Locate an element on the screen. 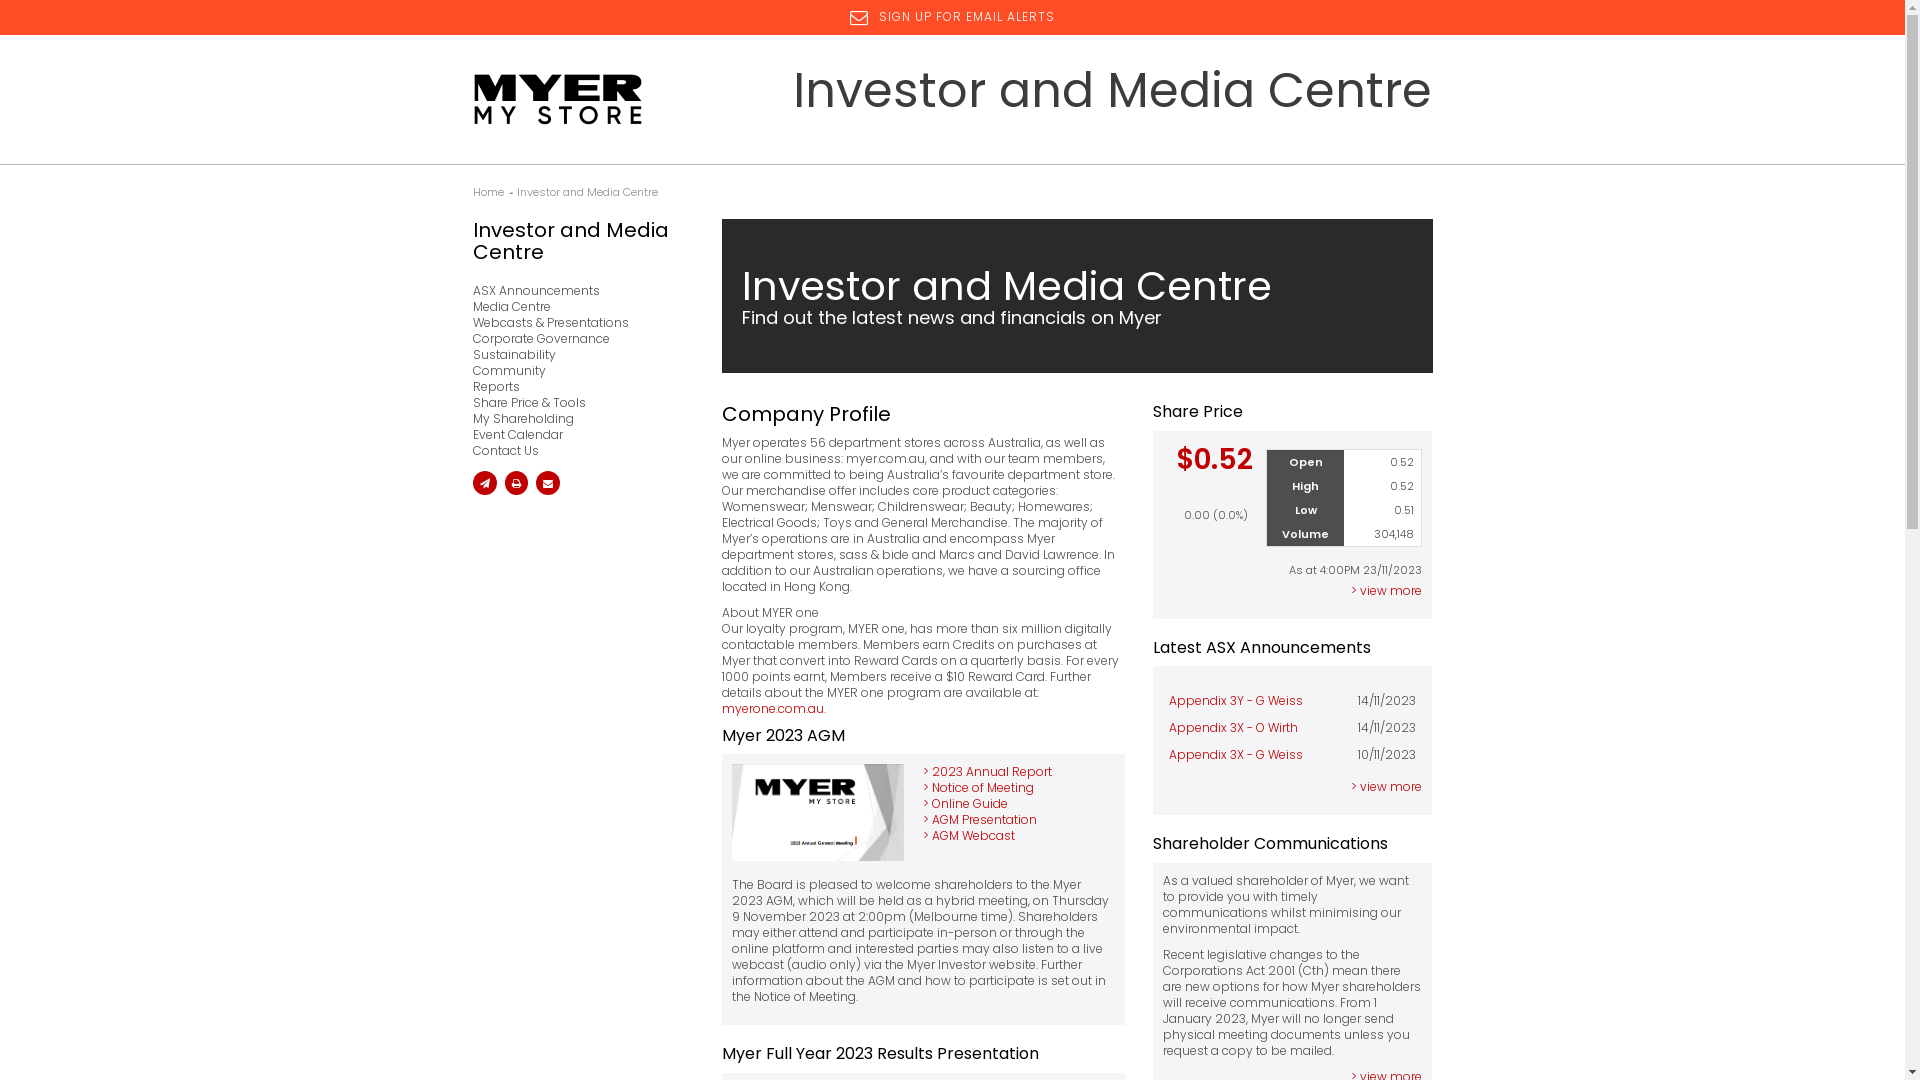 This screenshot has height=1080, width=1920. 'Appendix 3Y - G Weiss' is located at coordinates (1235, 699).